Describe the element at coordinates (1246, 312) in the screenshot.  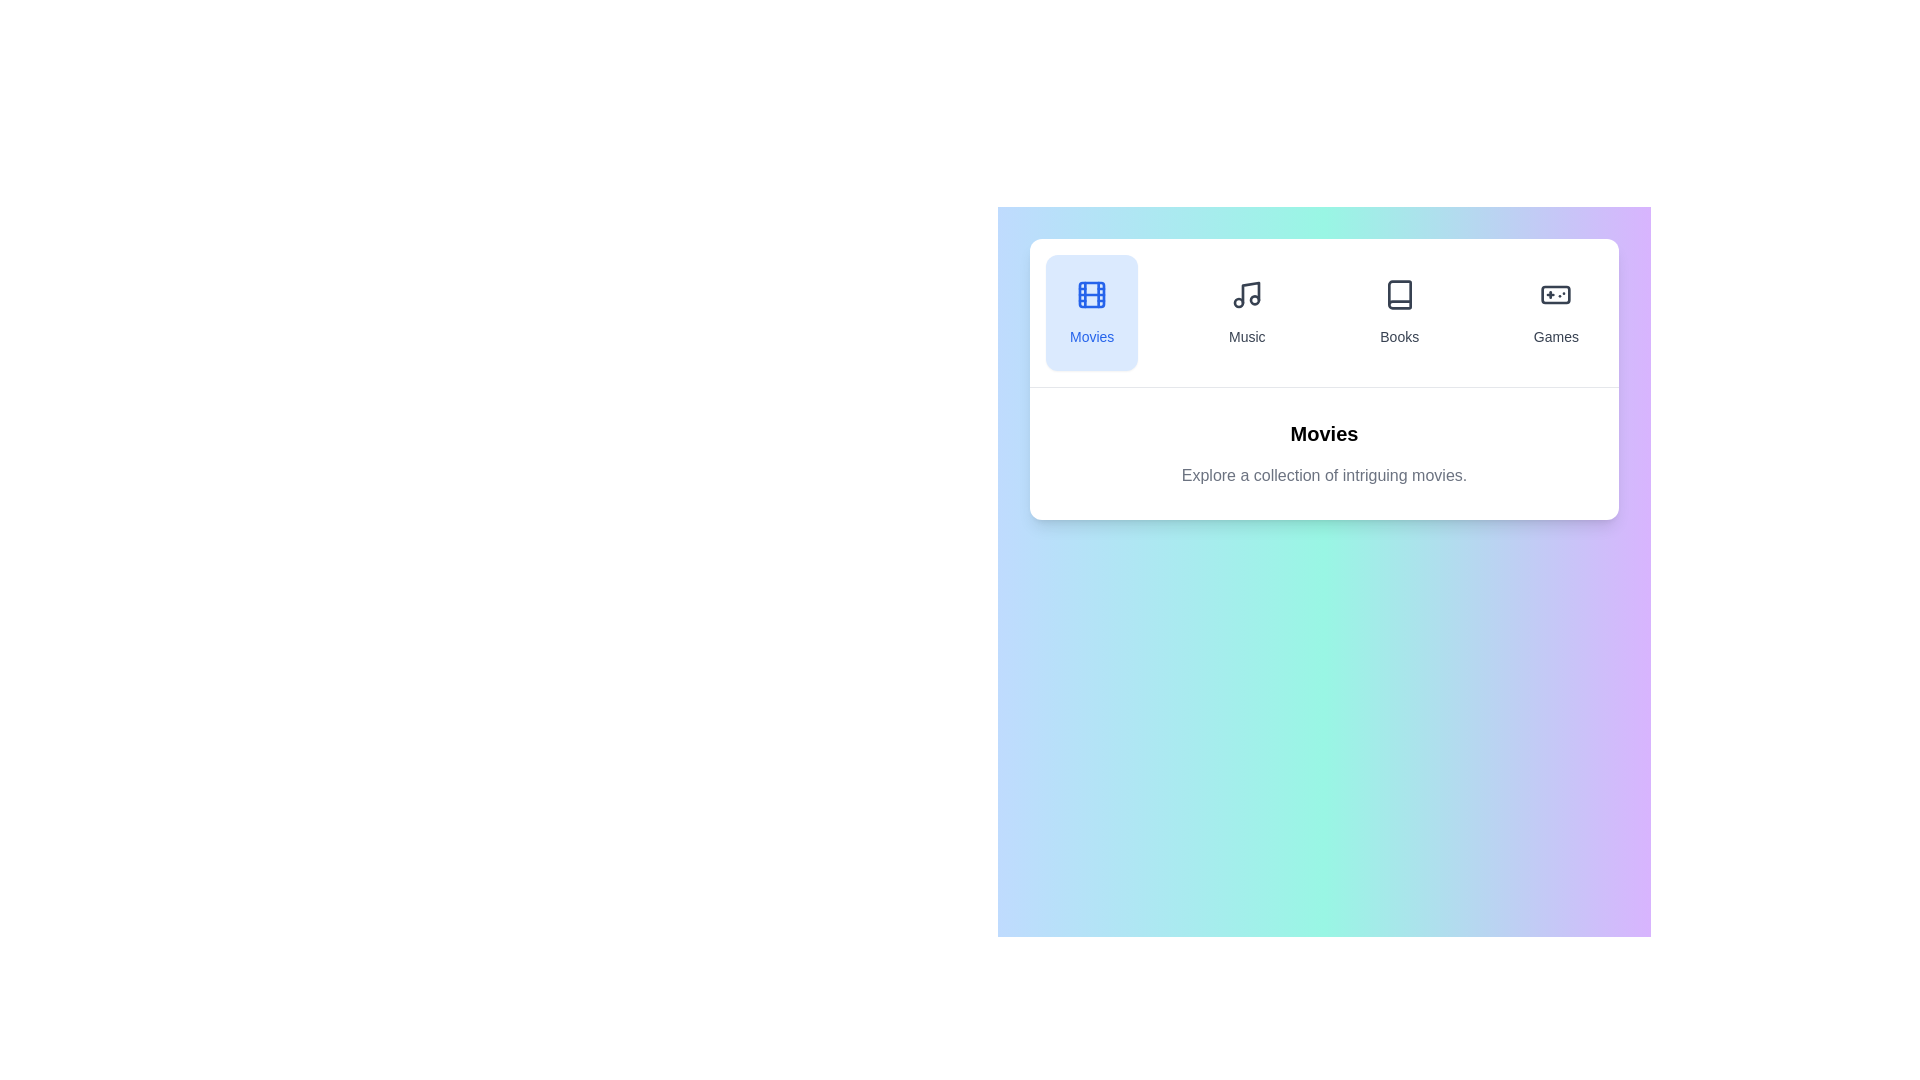
I see `the Music tab to switch to the respective entertainment category` at that location.